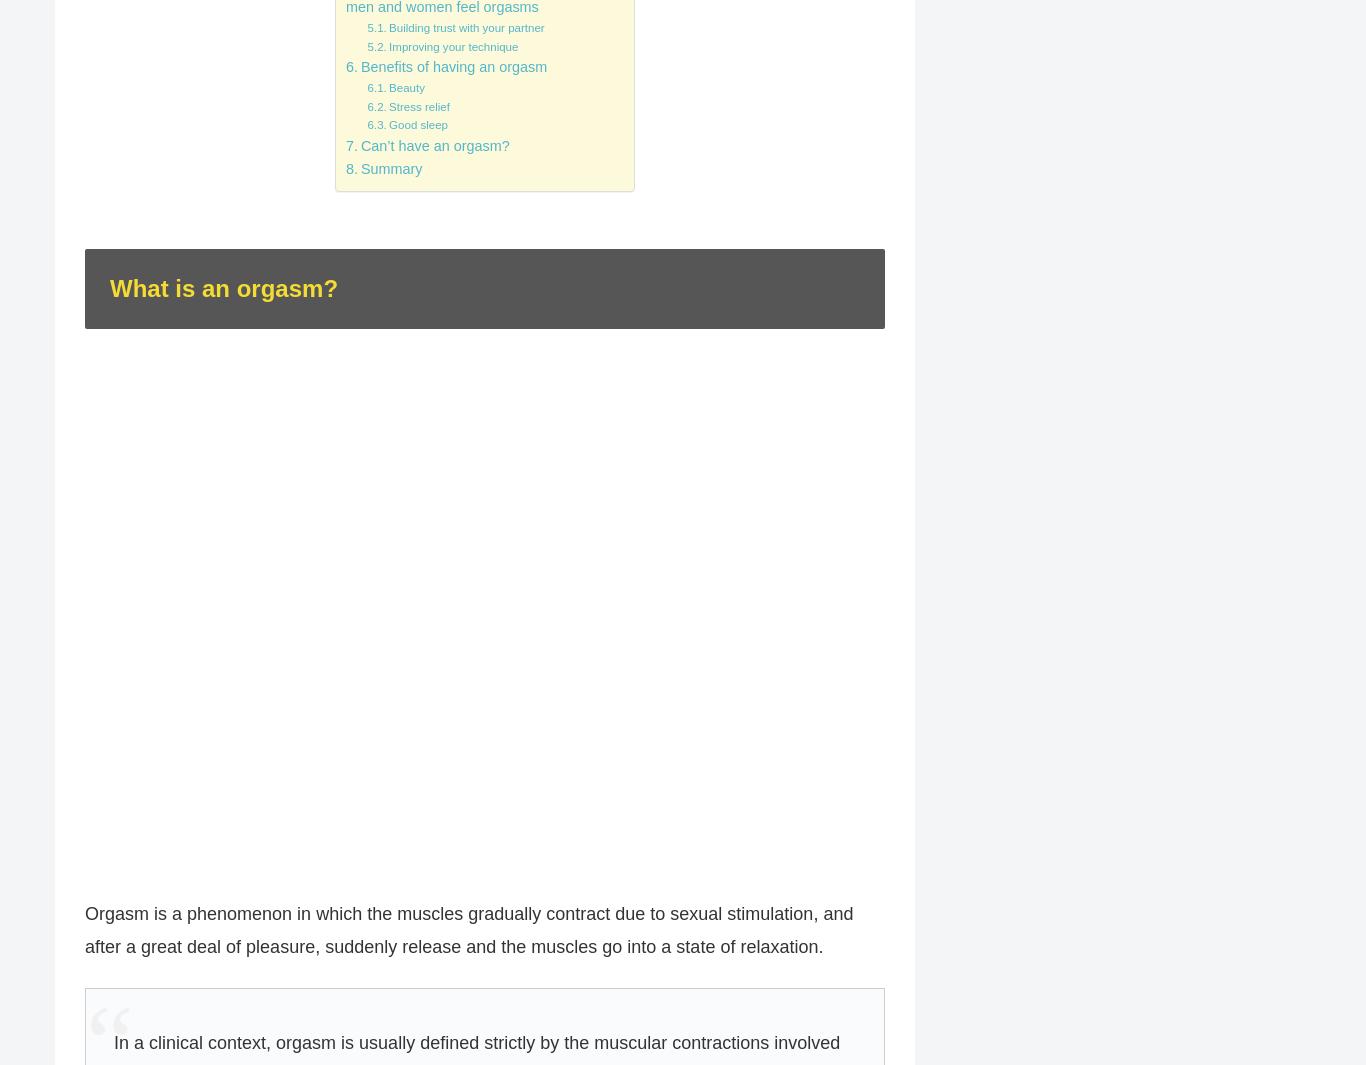 This screenshot has width=1366, height=1065. I want to click on 'What is an orgasm?', so click(223, 287).